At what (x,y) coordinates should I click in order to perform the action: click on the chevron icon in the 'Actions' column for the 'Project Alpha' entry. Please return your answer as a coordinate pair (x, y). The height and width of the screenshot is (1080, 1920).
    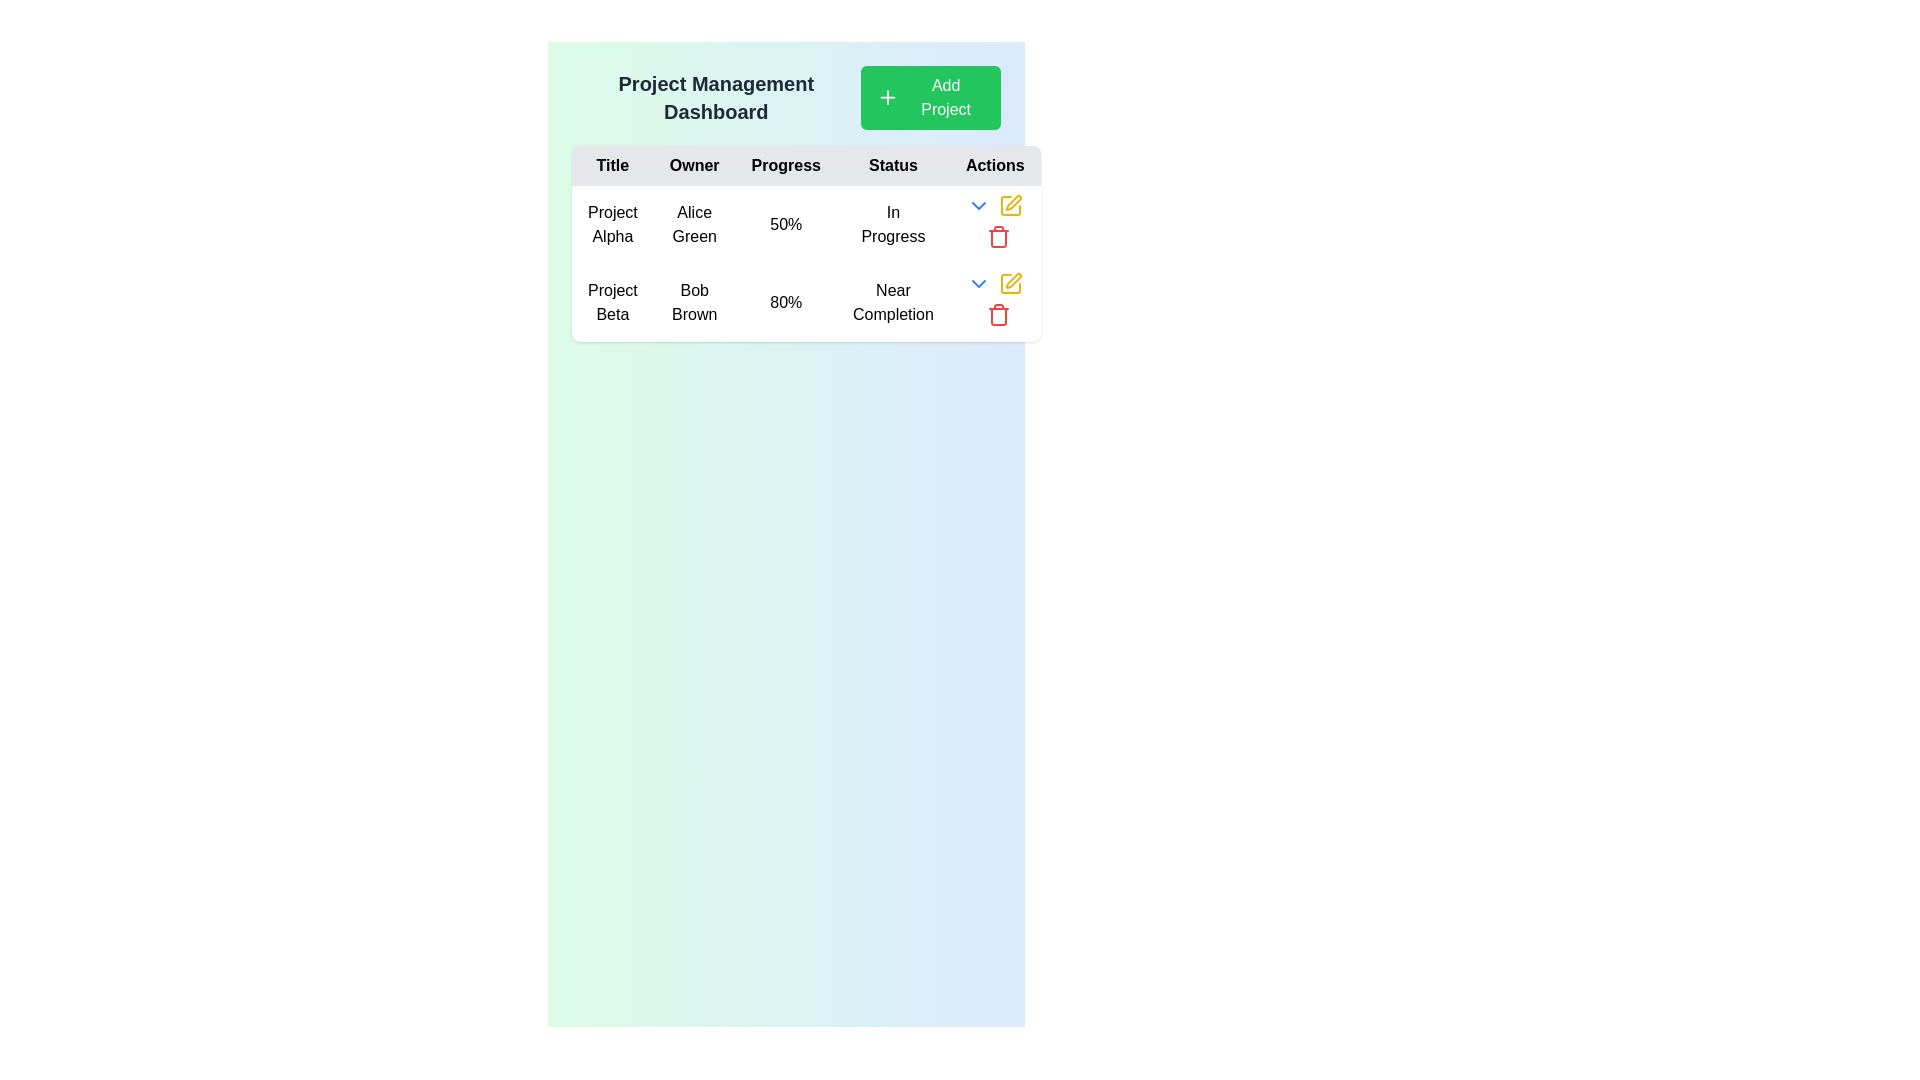
    Looking at the image, I should click on (979, 205).